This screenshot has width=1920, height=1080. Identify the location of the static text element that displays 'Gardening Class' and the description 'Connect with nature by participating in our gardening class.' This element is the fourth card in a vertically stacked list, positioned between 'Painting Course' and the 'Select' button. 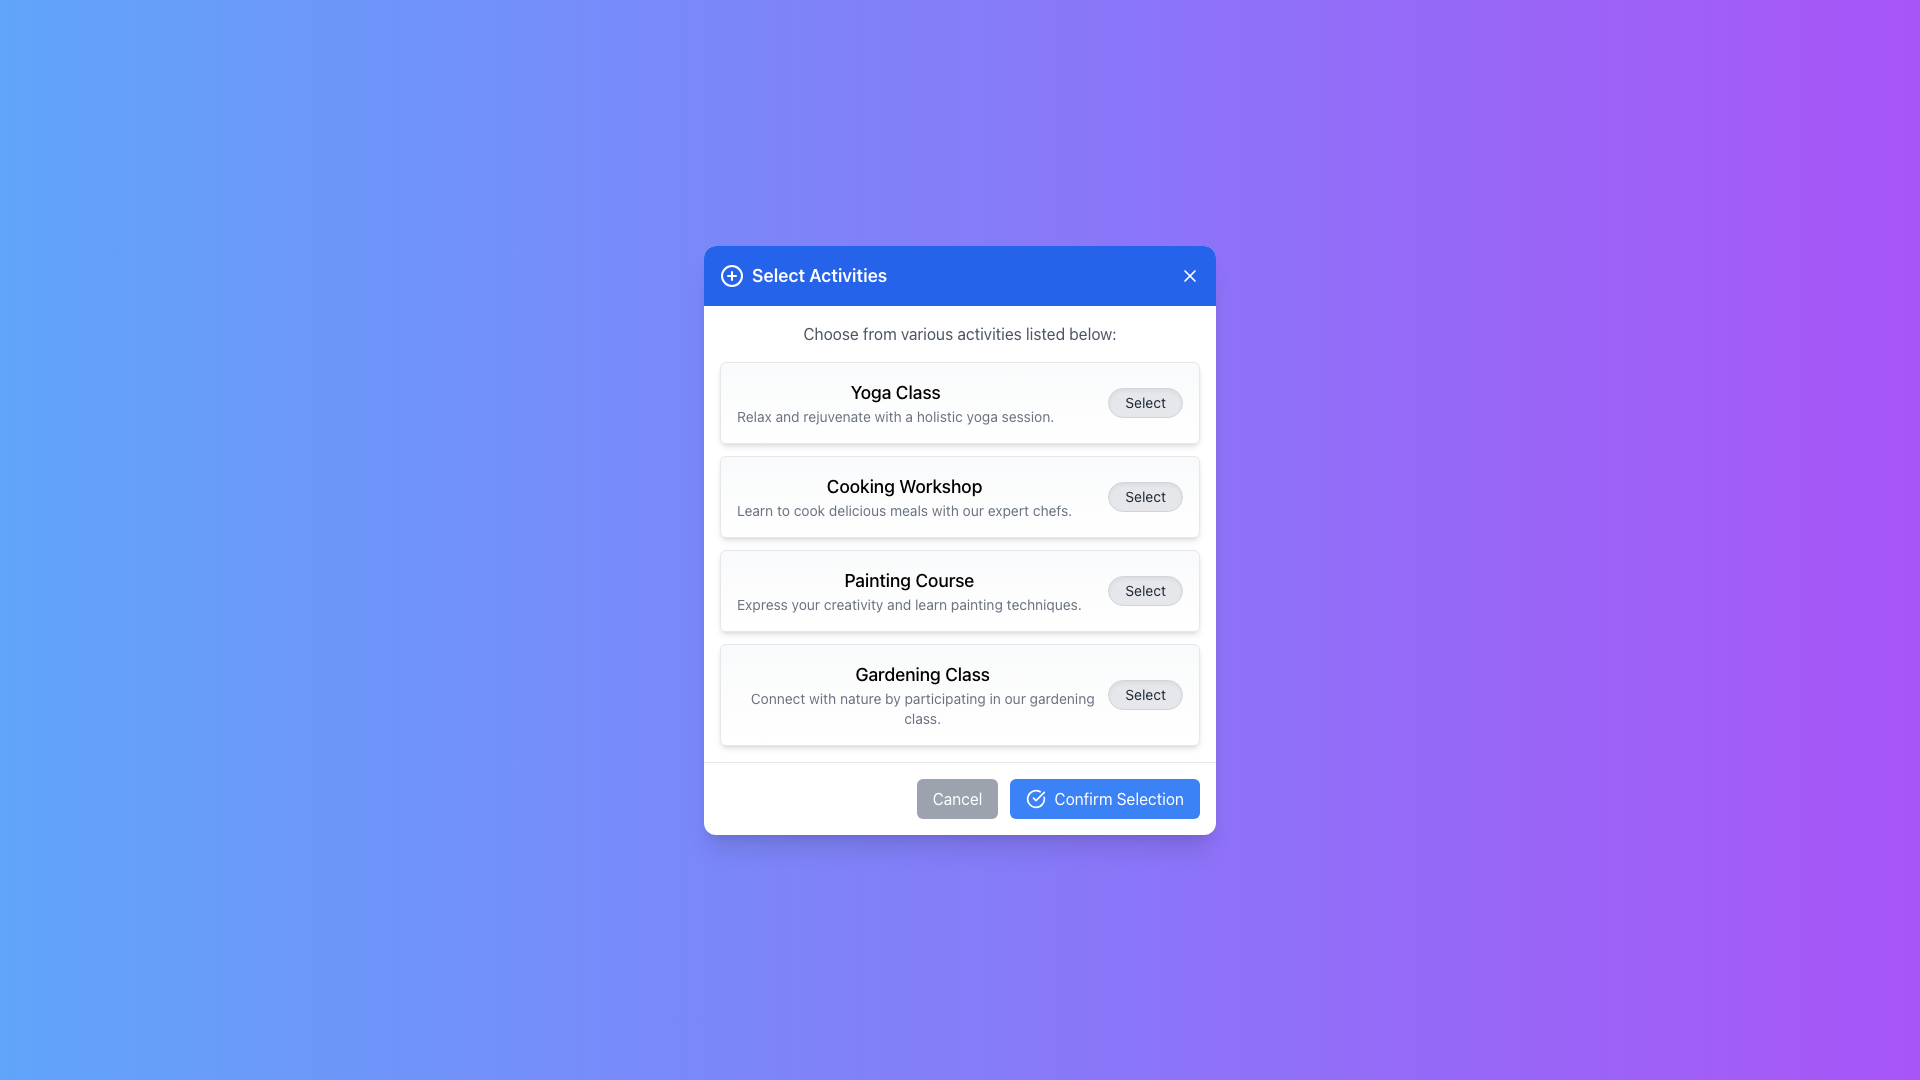
(921, 693).